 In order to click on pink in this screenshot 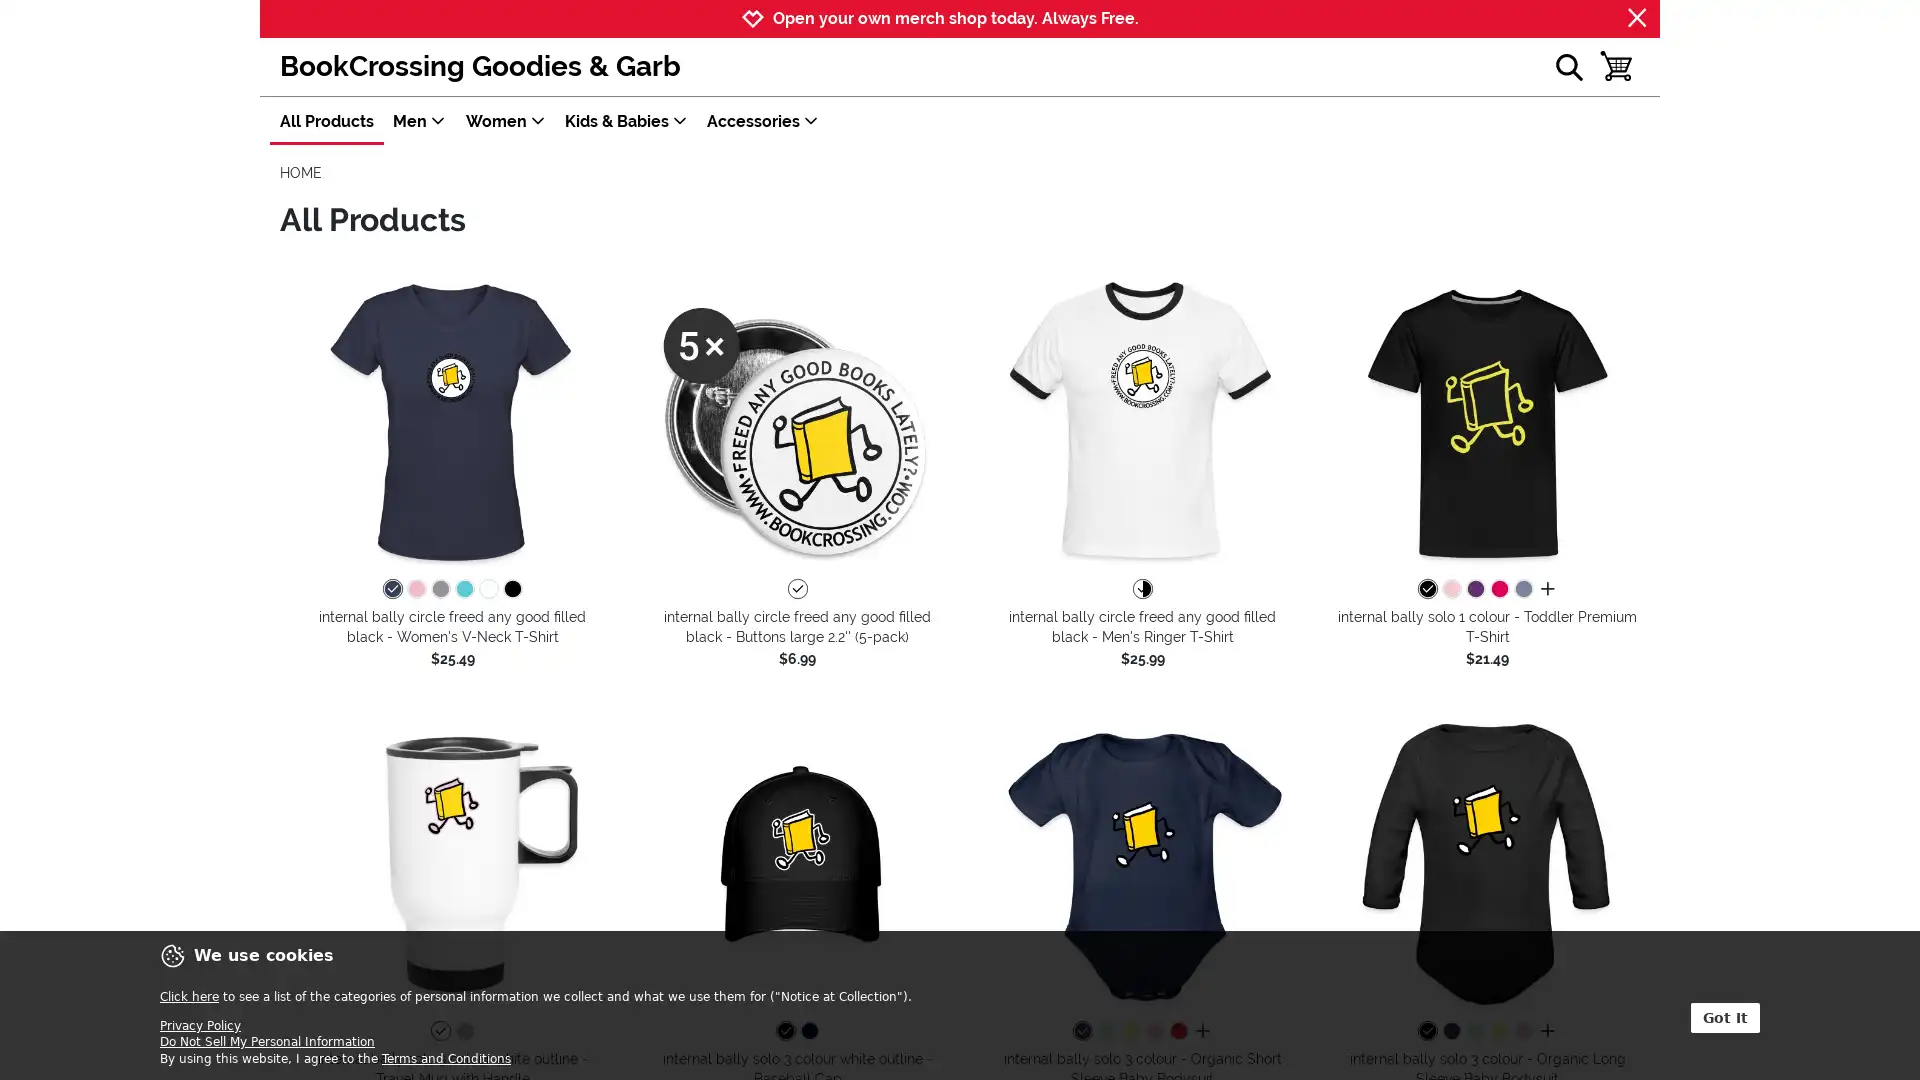, I will do `click(1450, 589)`.